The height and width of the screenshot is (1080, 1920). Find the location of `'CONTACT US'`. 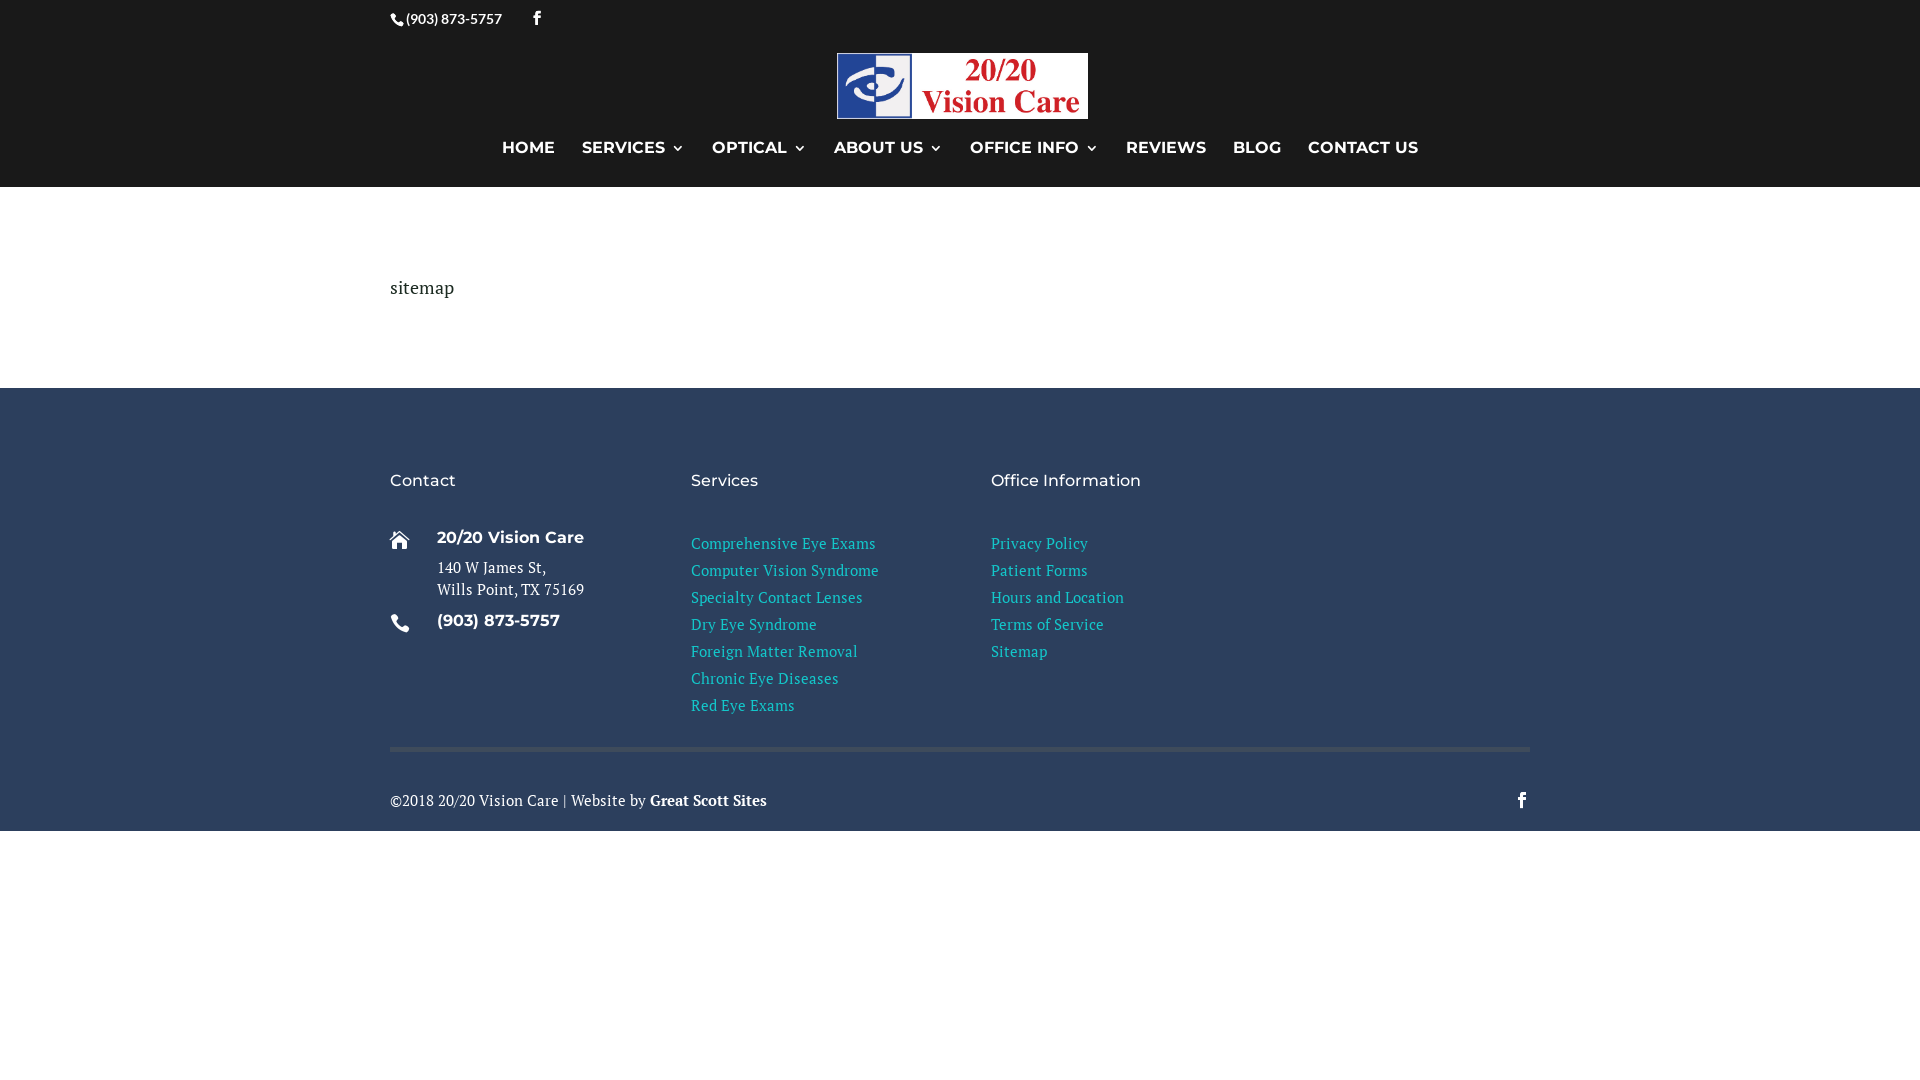

'CONTACT US' is located at coordinates (1308, 163).